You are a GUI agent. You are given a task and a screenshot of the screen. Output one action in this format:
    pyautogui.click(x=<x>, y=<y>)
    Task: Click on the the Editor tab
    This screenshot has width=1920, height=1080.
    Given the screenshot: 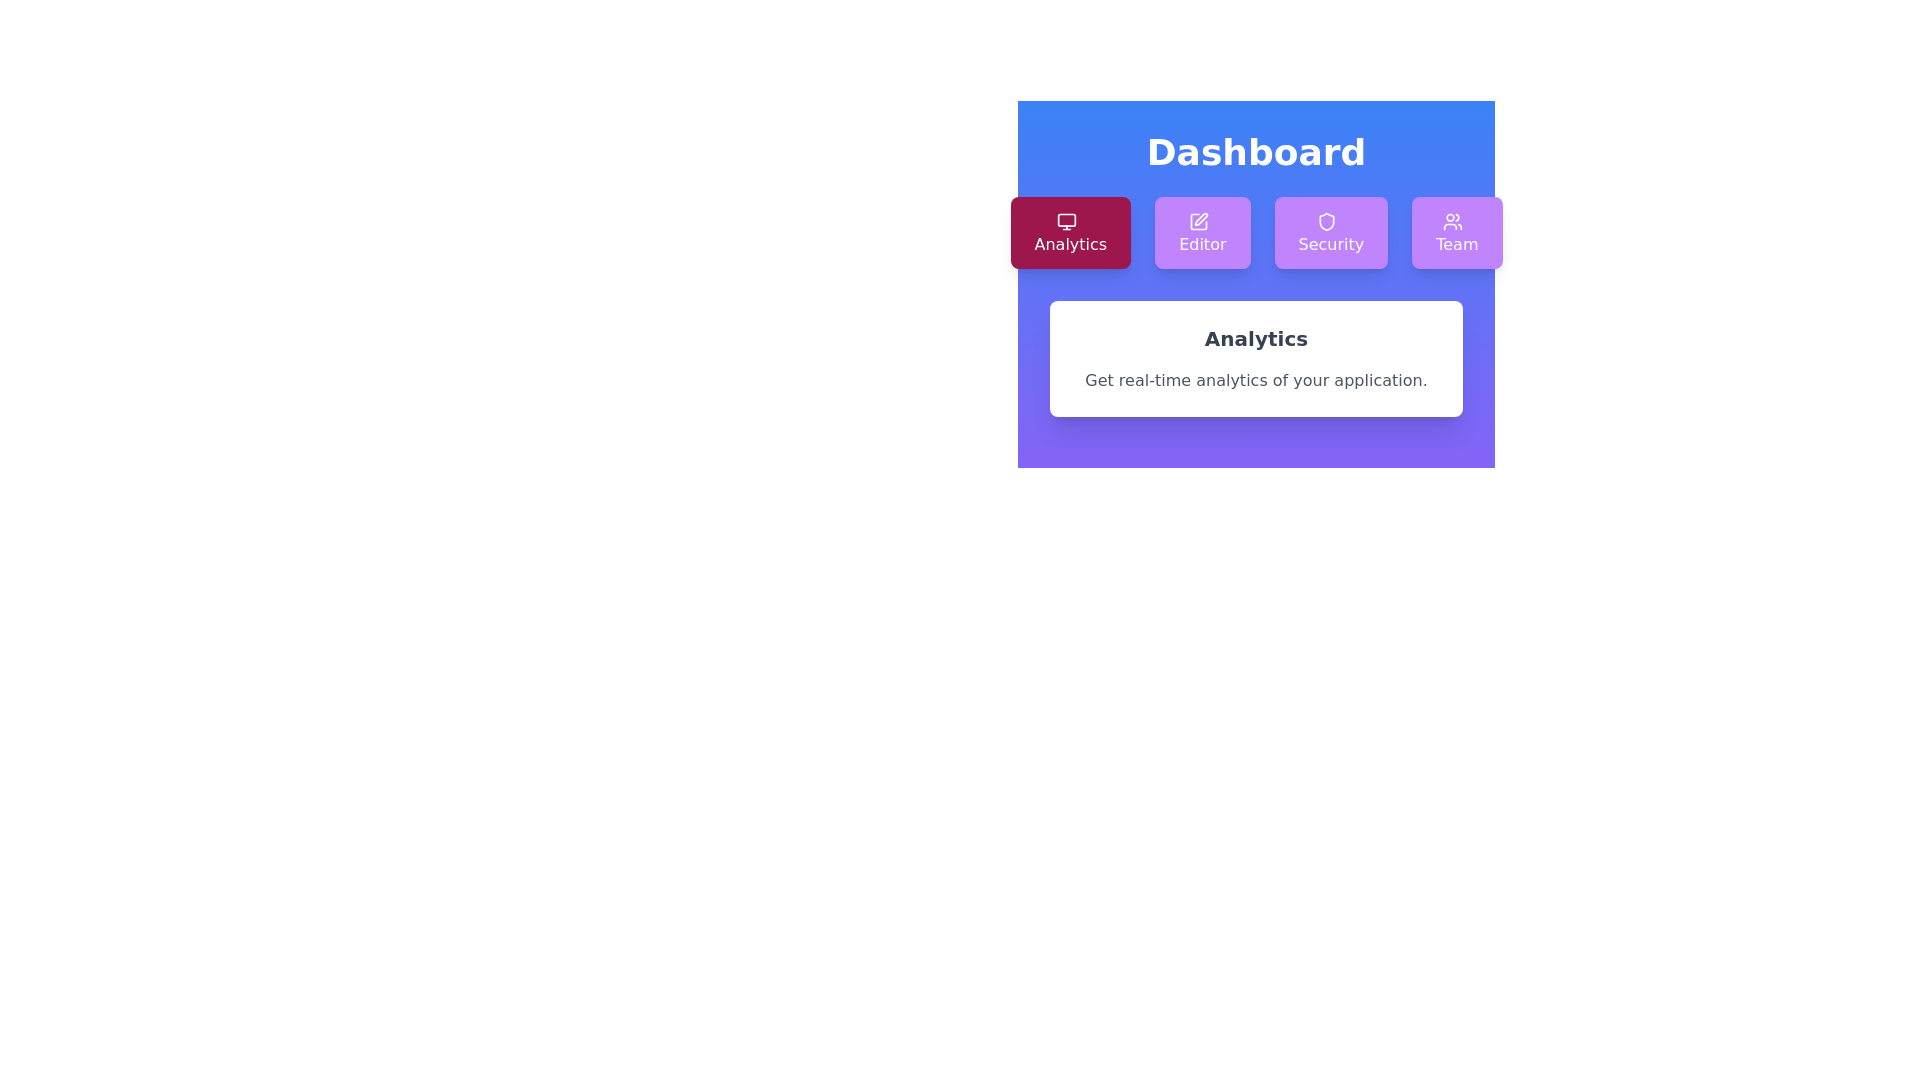 What is the action you would take?
    pyautogui.click(x=1201, y=231)
    